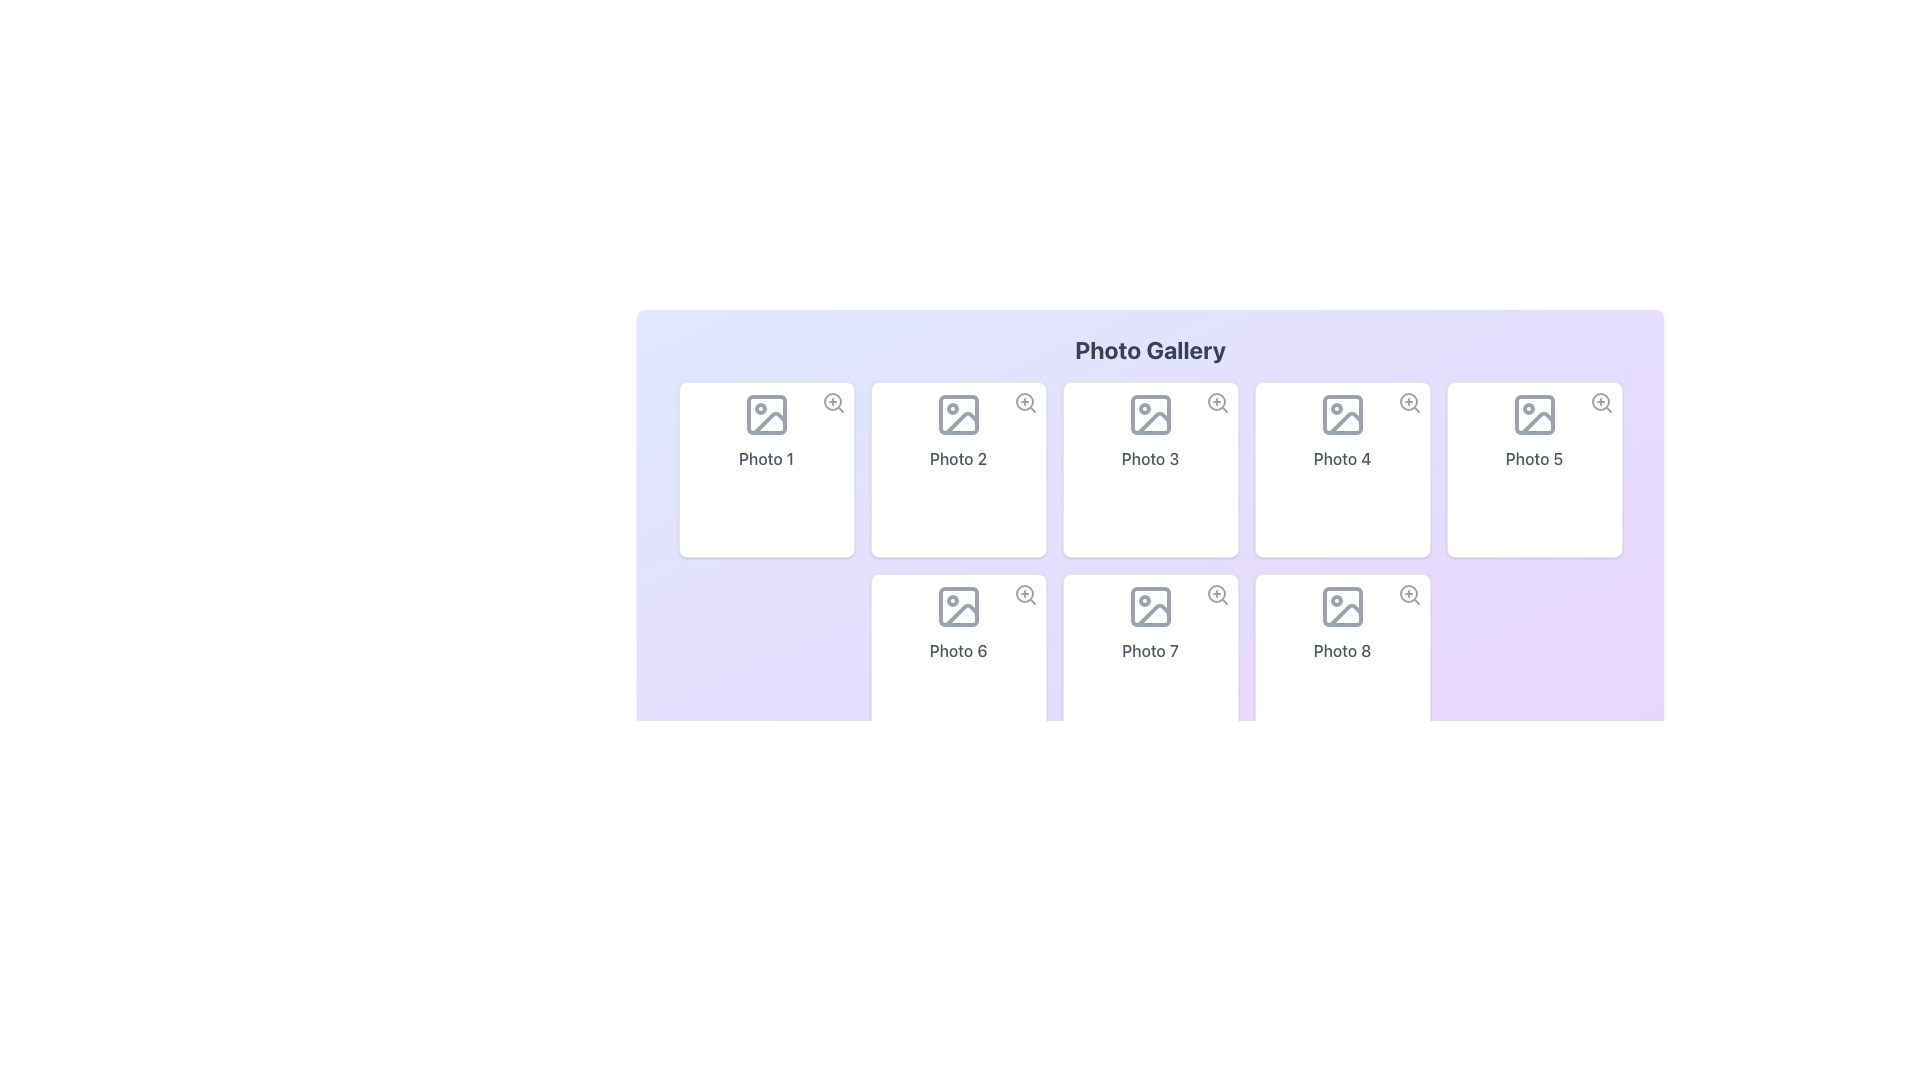  Describe the element at coordinates (1533, 459) in the screenshot. I see `the text label identifying the specific photo within the fifth card of the photo gallery grid, located in the second row and centered horizontally within the card` at that location.